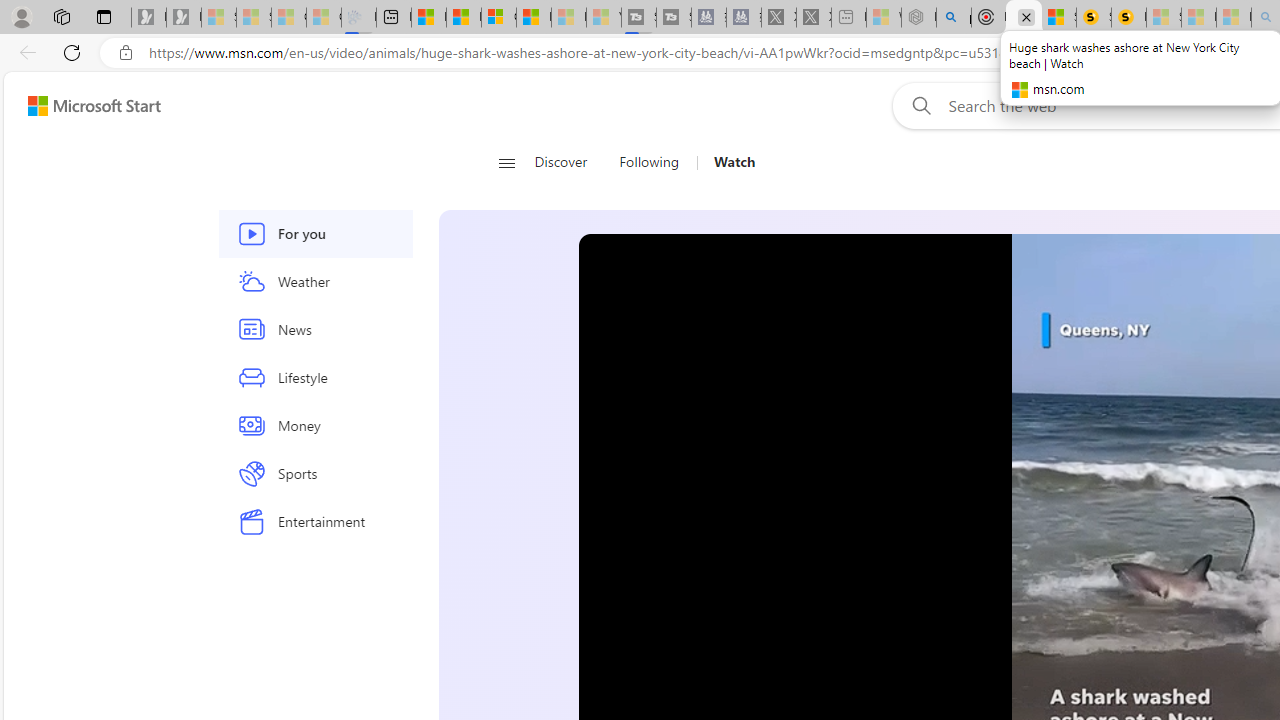 This screenshot has height=720, width=1280. I want to click on 'Wildlife - MSN - Sleeping', so click(882, 17).